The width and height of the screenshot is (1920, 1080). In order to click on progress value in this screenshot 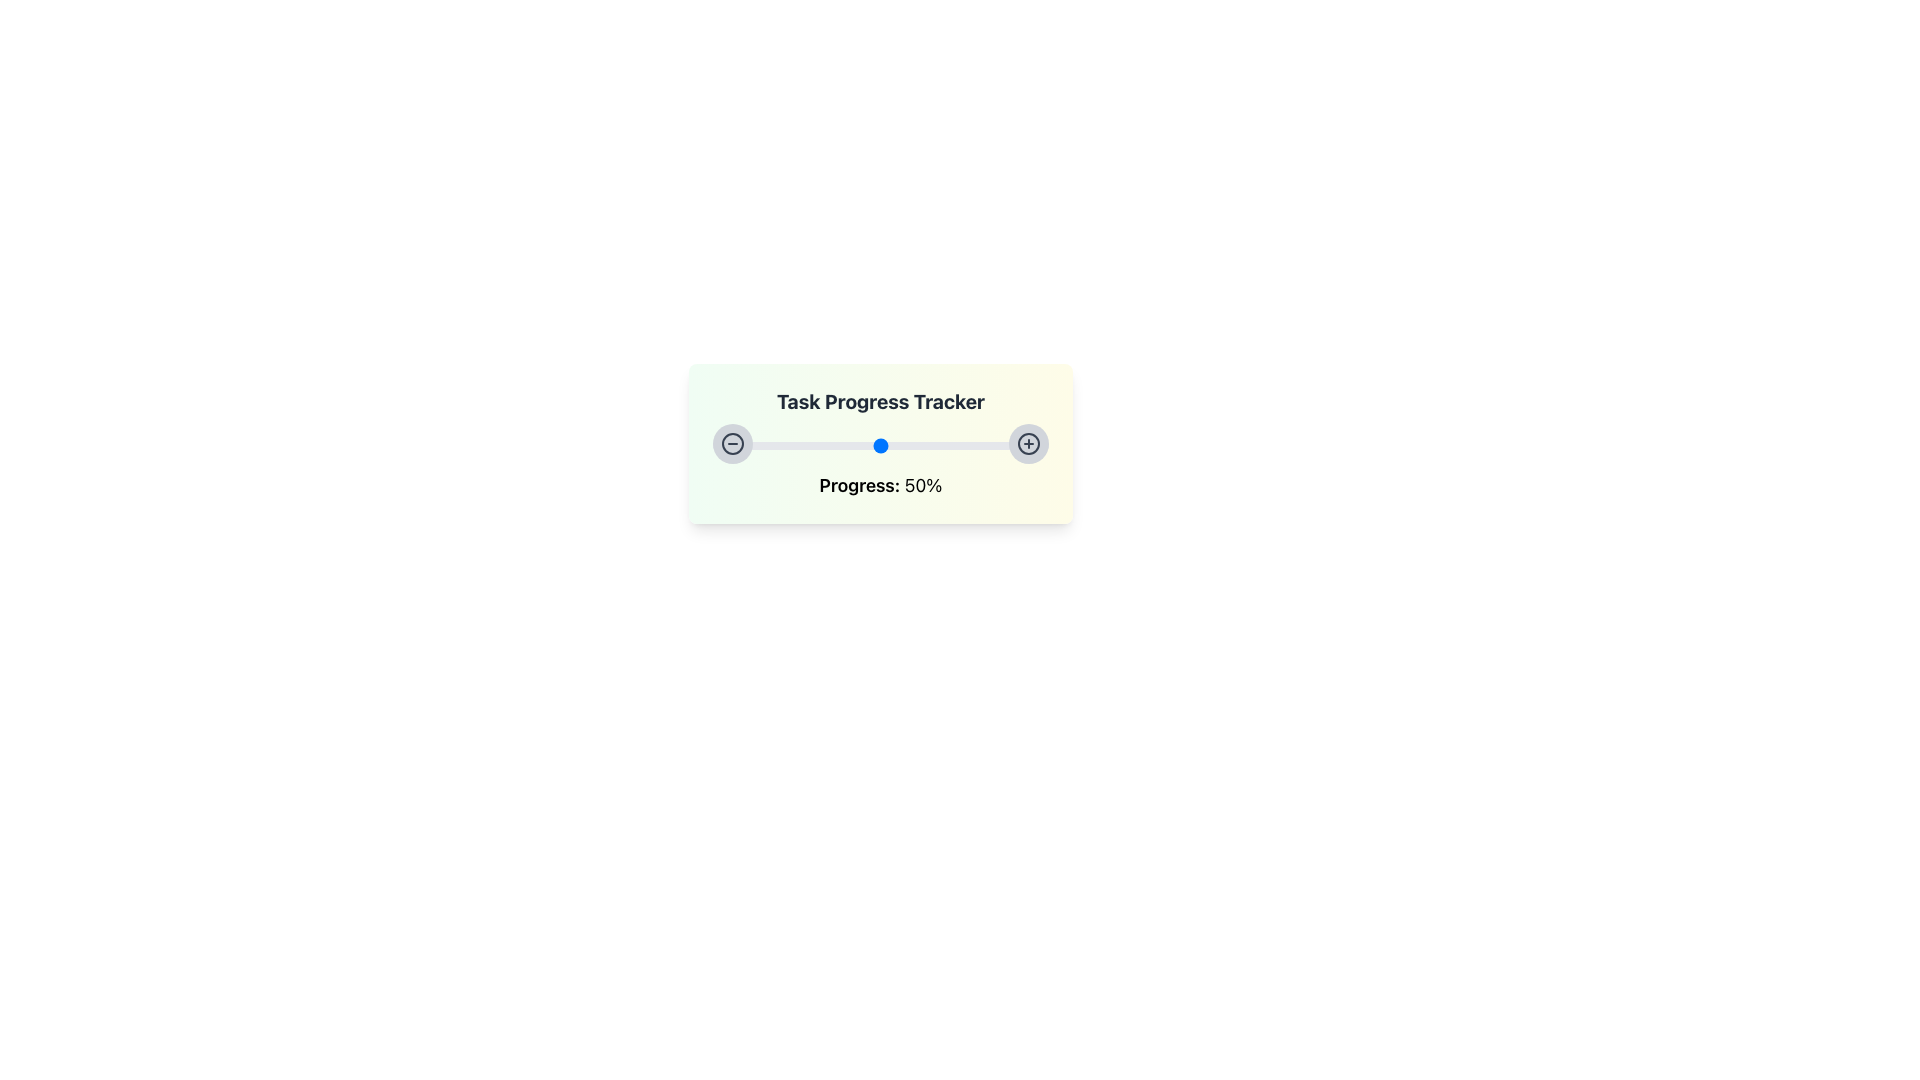, I will do `click(906, 442)`.